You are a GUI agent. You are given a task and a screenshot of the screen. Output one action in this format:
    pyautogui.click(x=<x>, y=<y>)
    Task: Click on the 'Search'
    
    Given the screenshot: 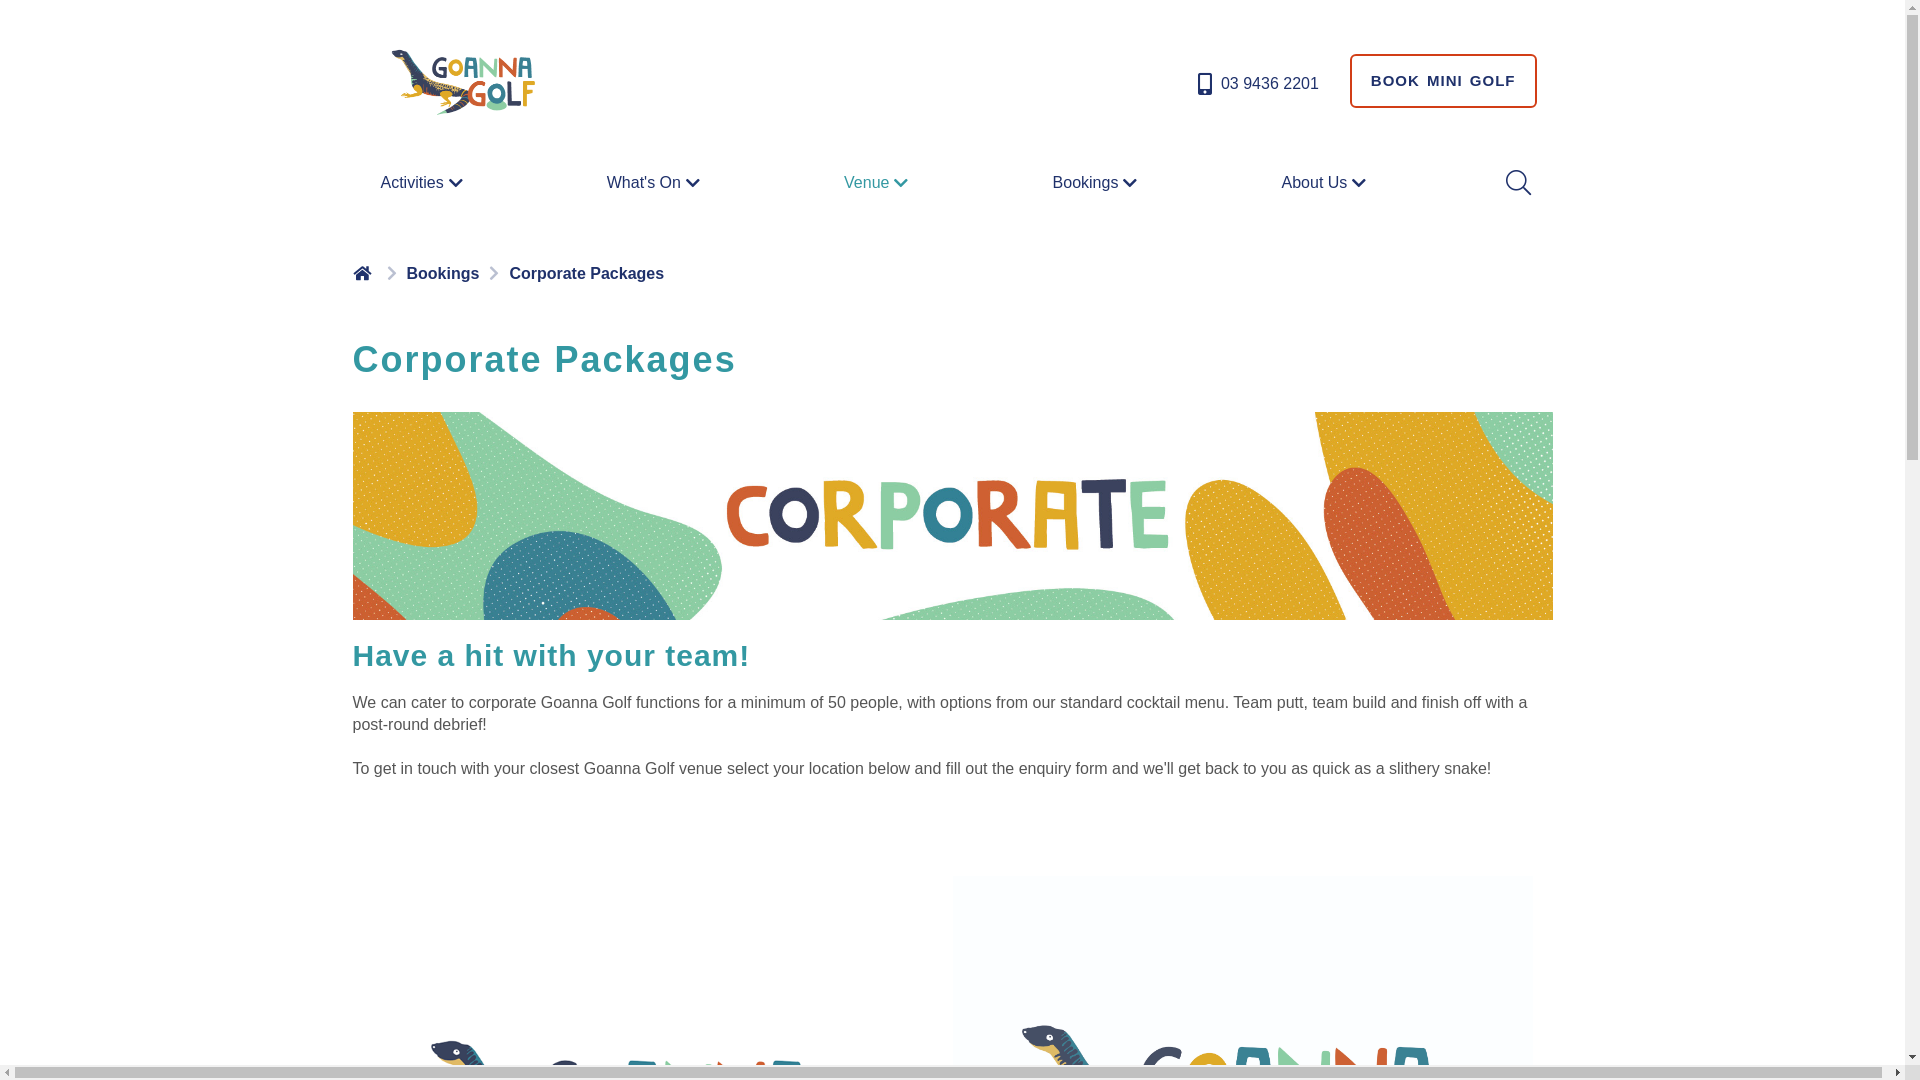 What is the action you would take?
    pyautogui.click(x=1502, y=182)
    